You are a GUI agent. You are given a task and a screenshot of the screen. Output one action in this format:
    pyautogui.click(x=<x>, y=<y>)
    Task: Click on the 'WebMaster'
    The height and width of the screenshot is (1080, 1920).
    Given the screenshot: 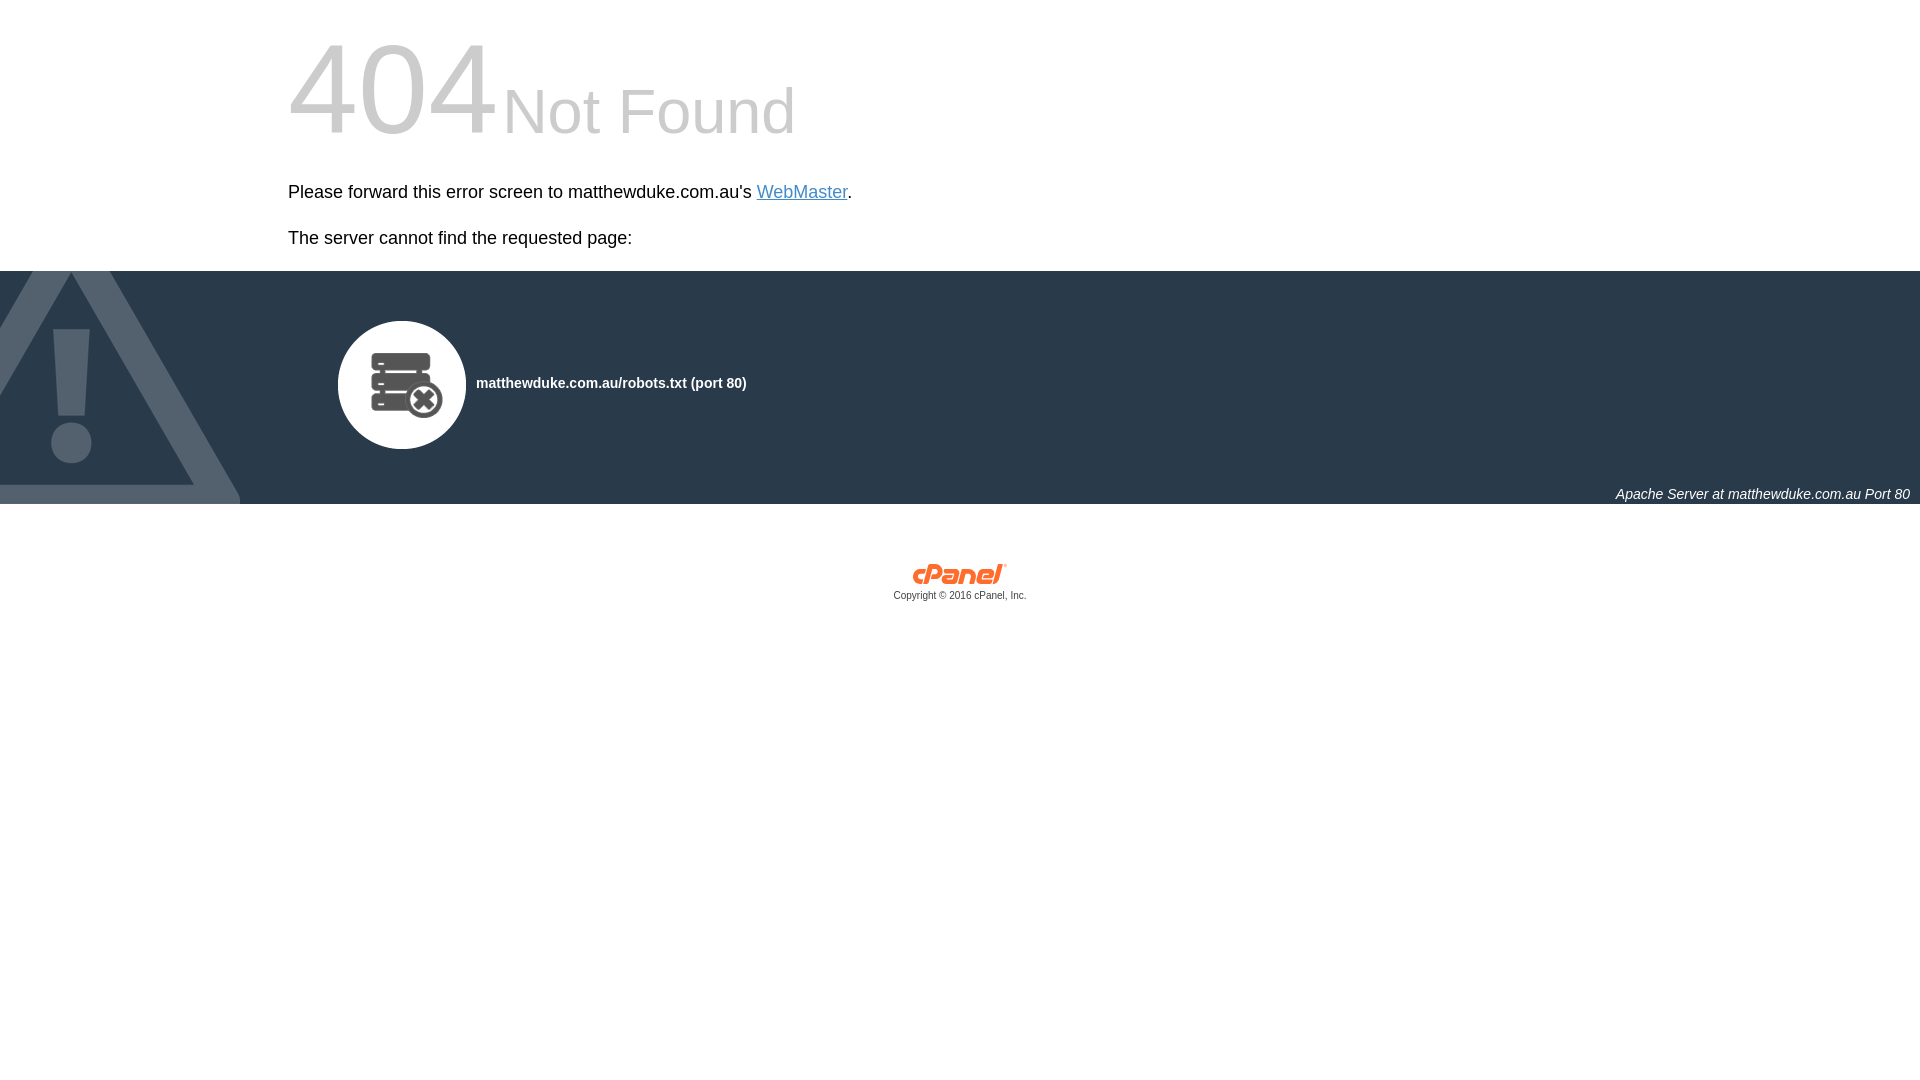 What is the action you would take?
    pyautogui.click(x=802, y=192)
    